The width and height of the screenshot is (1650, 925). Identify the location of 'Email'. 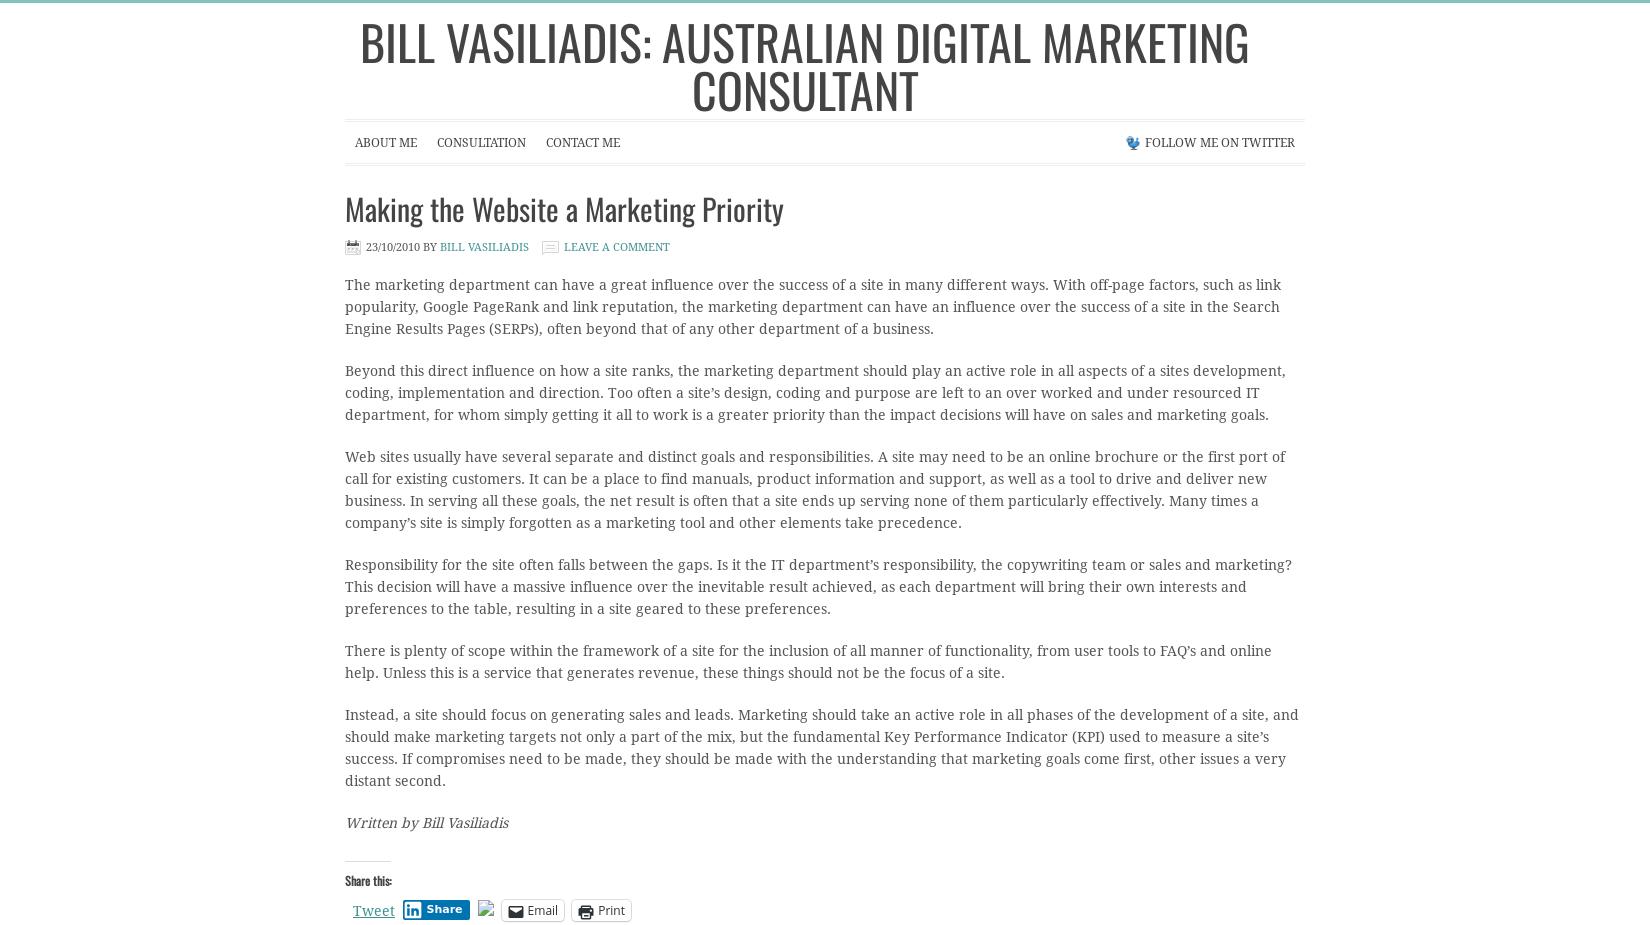
(526, 910).